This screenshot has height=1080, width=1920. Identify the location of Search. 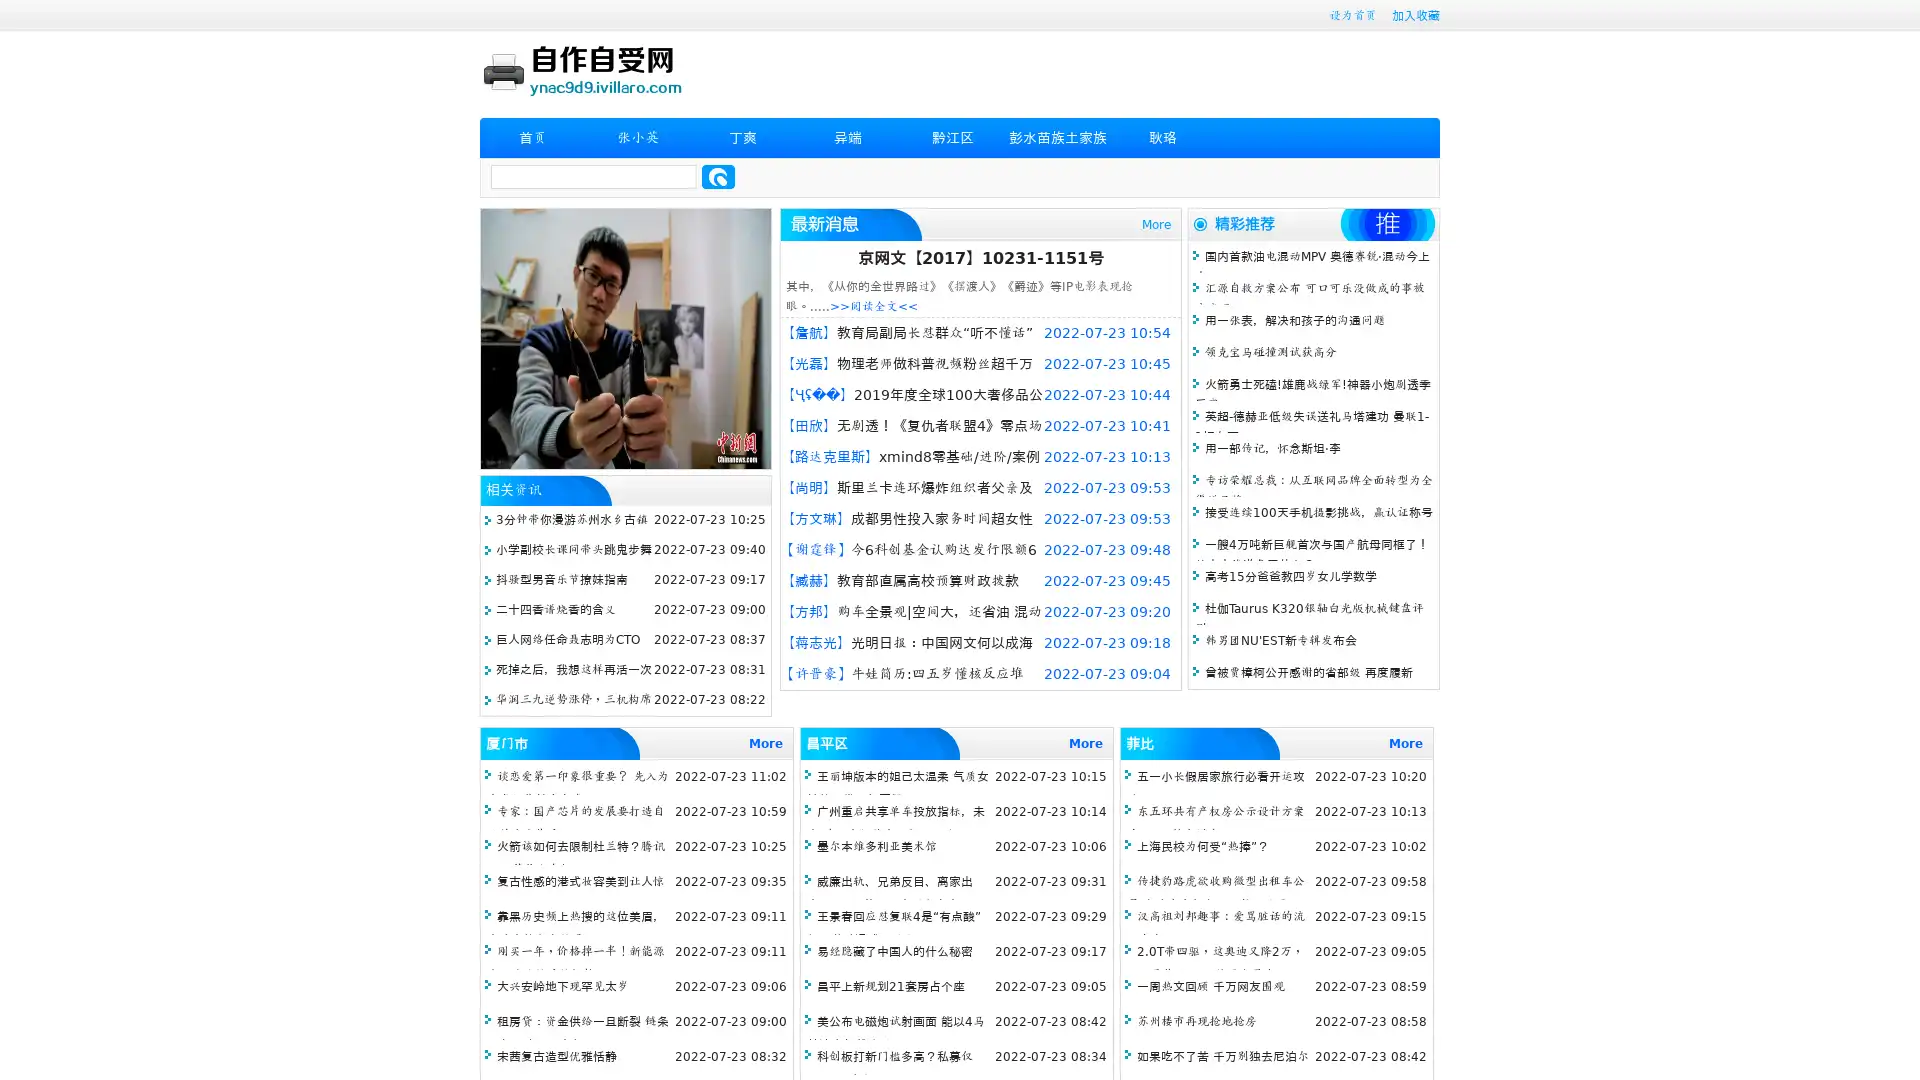
(718, 176).